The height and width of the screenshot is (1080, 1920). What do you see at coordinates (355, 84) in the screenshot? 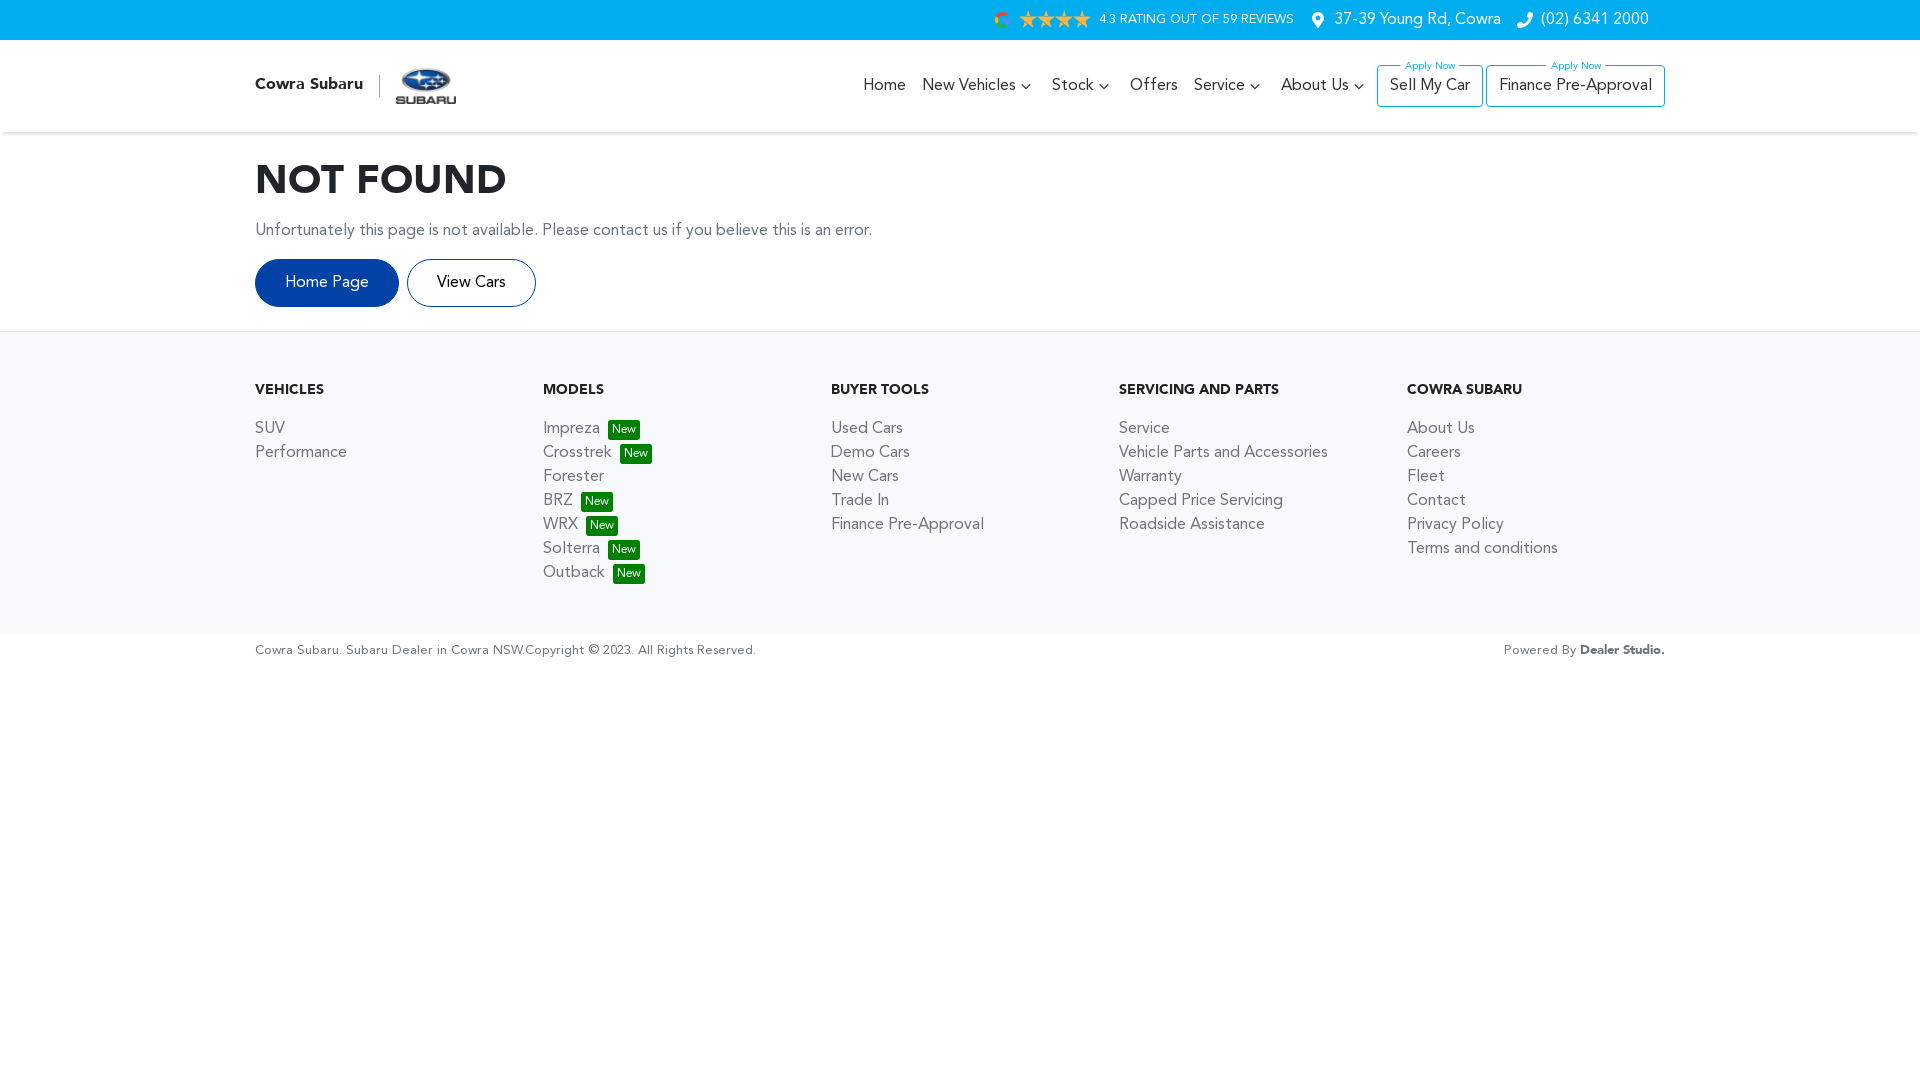
I see `'Cowra Subaru'` at bounding box center [355, 84].